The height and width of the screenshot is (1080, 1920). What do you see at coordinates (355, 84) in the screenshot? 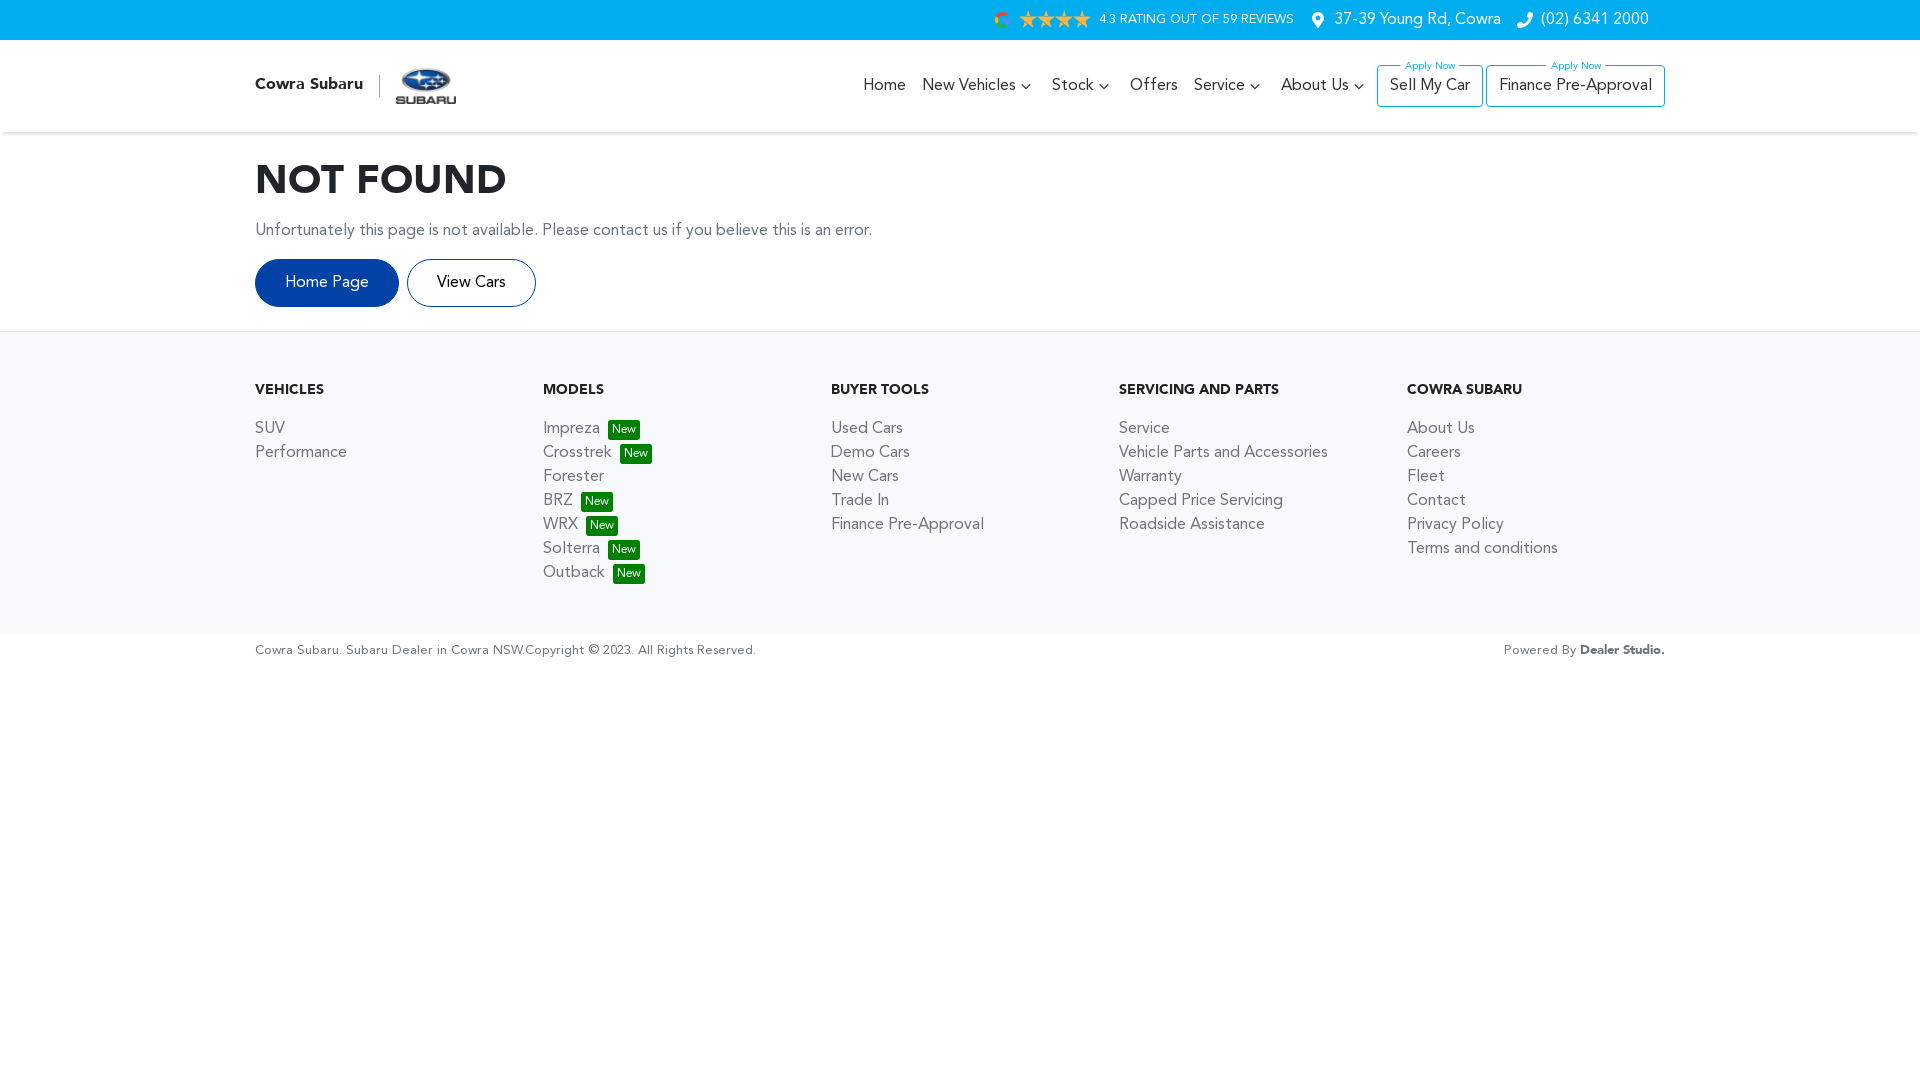
I see `'Cowra Subaru'` at bounding box center [355, 84].